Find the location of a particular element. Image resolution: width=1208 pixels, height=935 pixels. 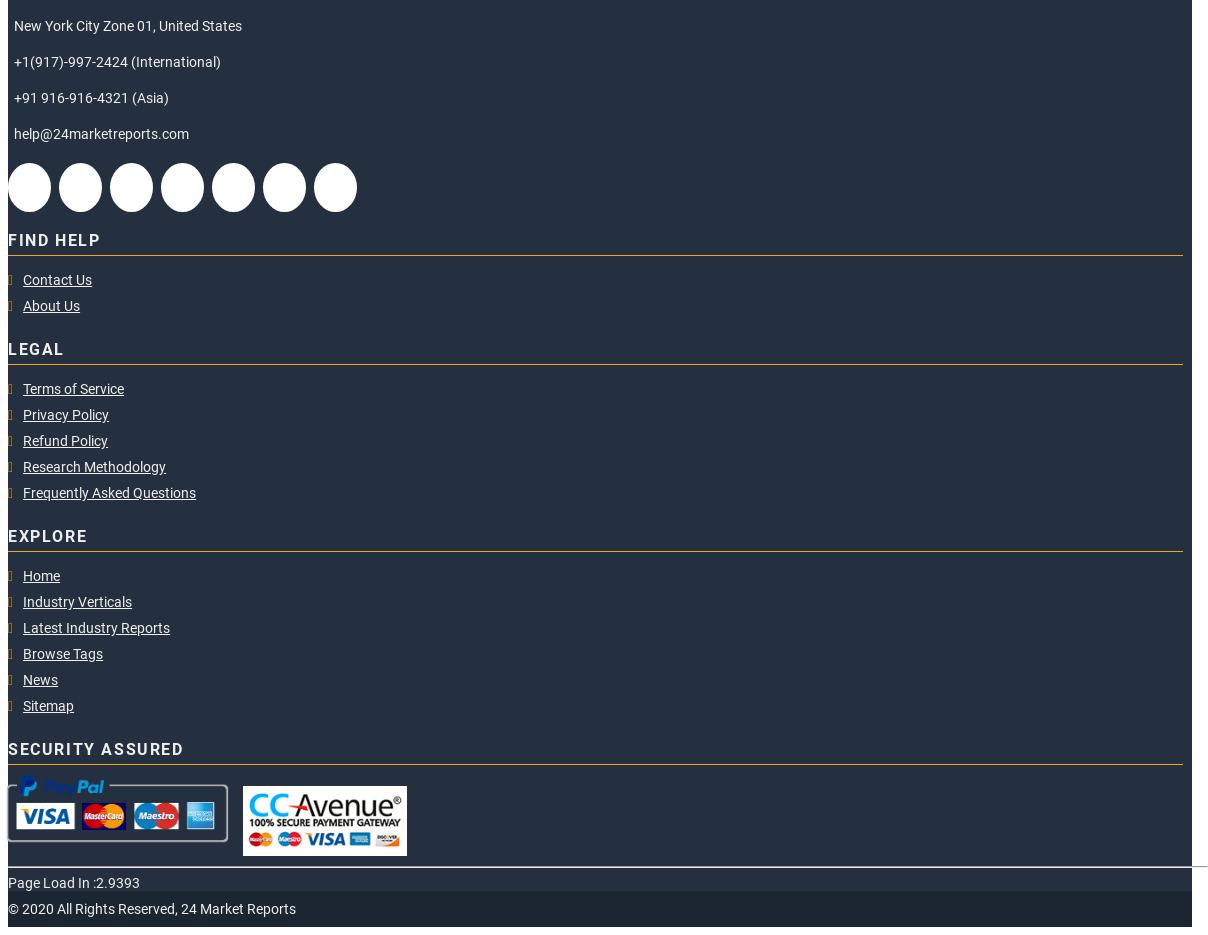

'EXPLORE' is located at coordinates (46, 535).